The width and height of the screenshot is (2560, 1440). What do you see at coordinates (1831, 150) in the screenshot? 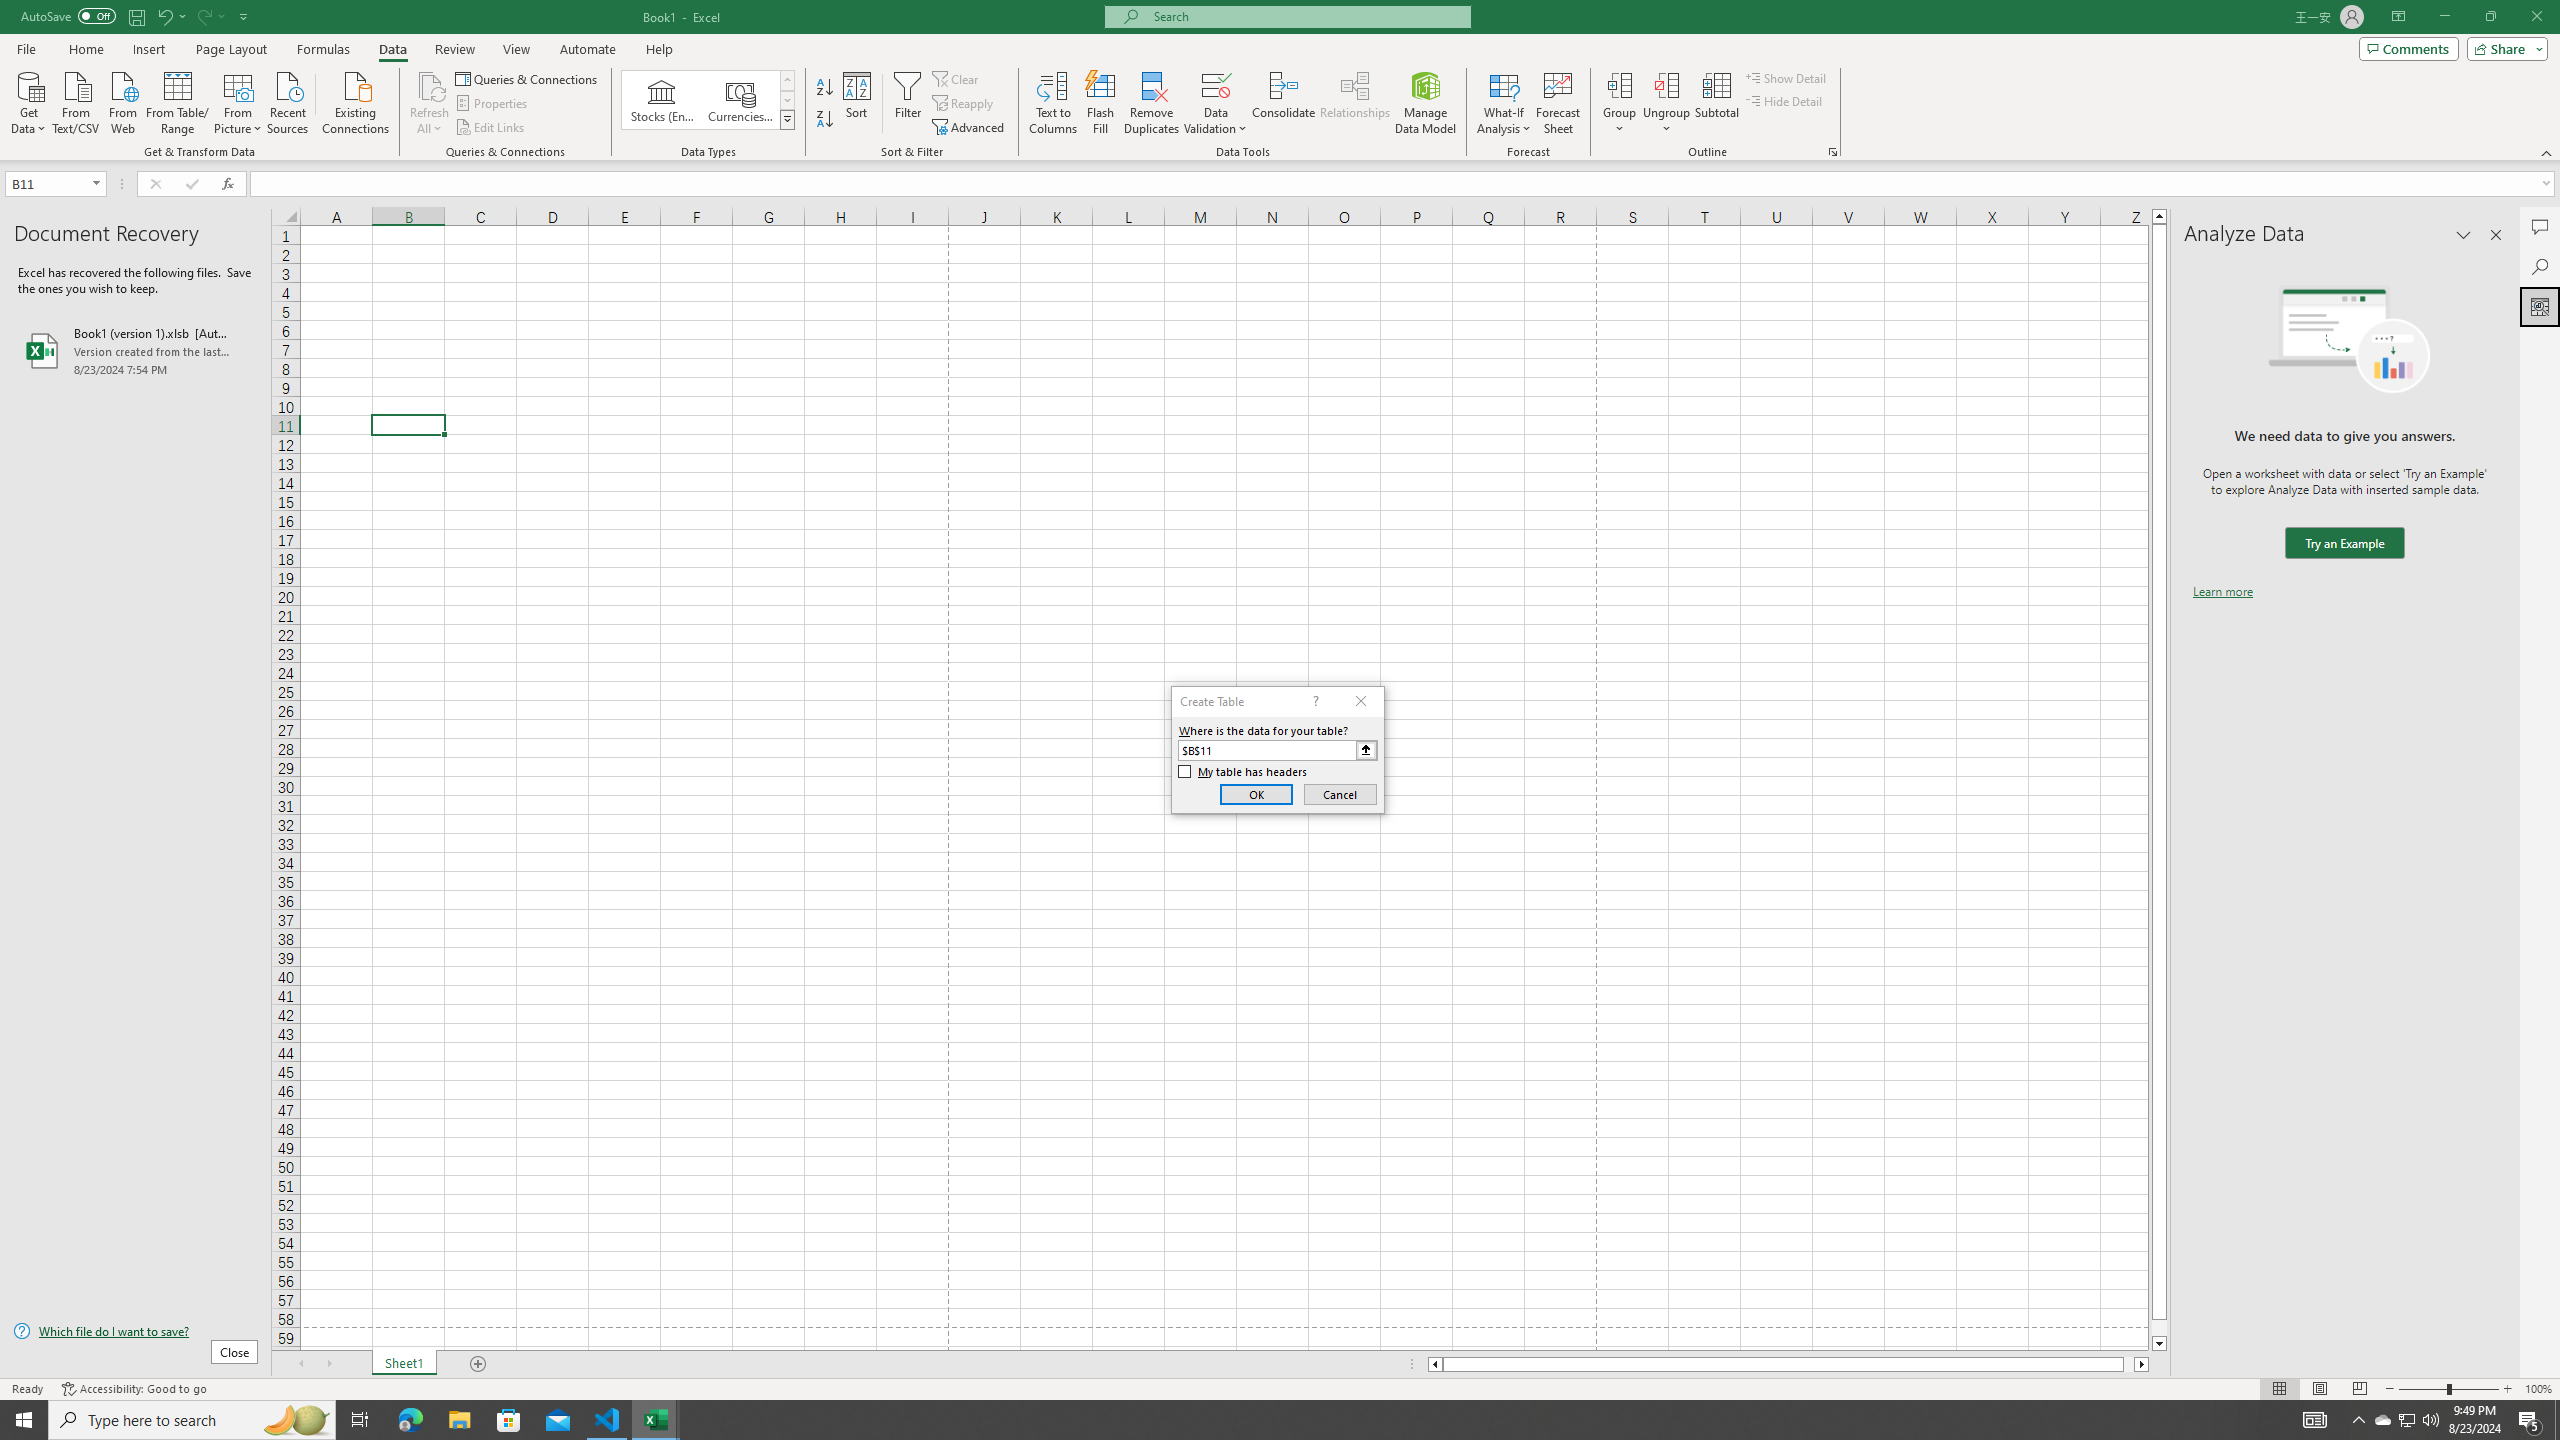
I see `'Group and Outline Settings'` at bounding box center [1831, 150].